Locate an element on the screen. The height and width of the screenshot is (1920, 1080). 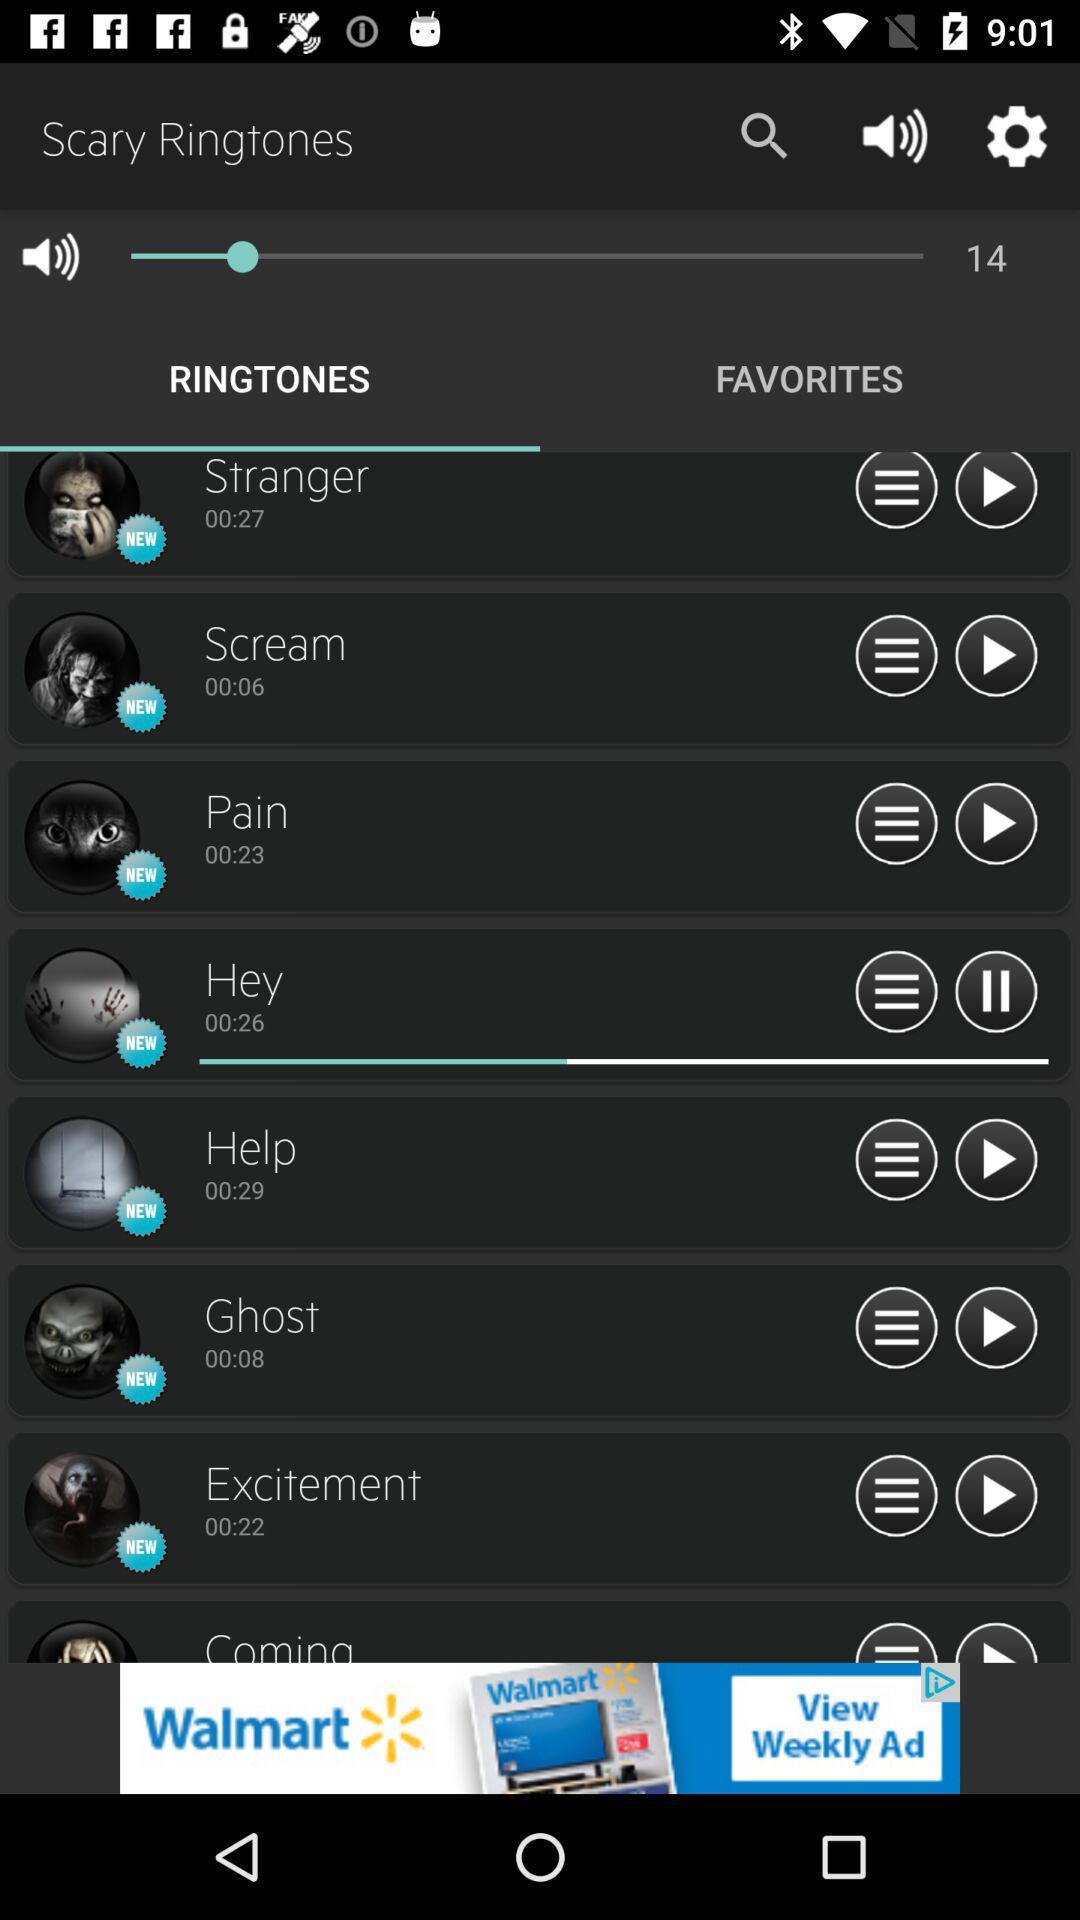
play button is located at coordinates (995, 1161).